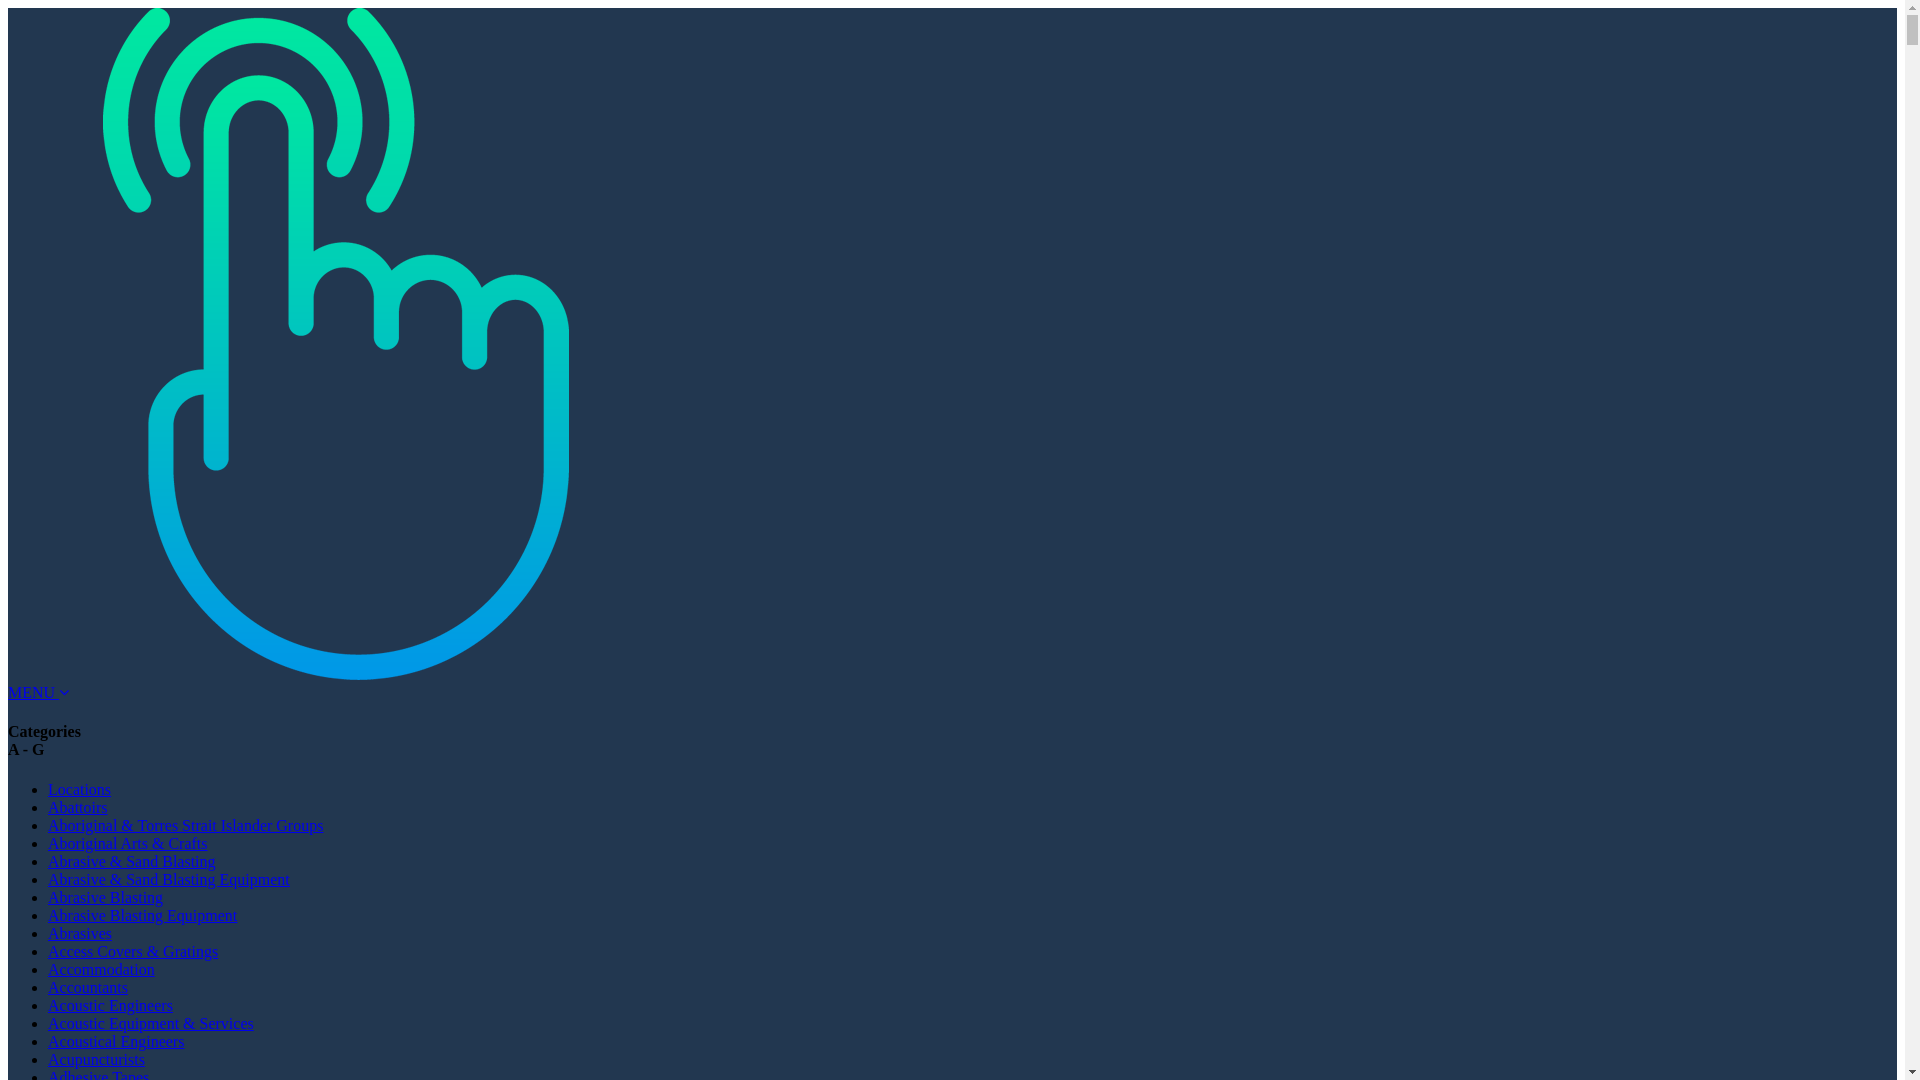  What do you see at coordinates (131, 860) in the screenshot?
I see `'Abrasive & Sand Blasting'` at bounding box center [131, 860].